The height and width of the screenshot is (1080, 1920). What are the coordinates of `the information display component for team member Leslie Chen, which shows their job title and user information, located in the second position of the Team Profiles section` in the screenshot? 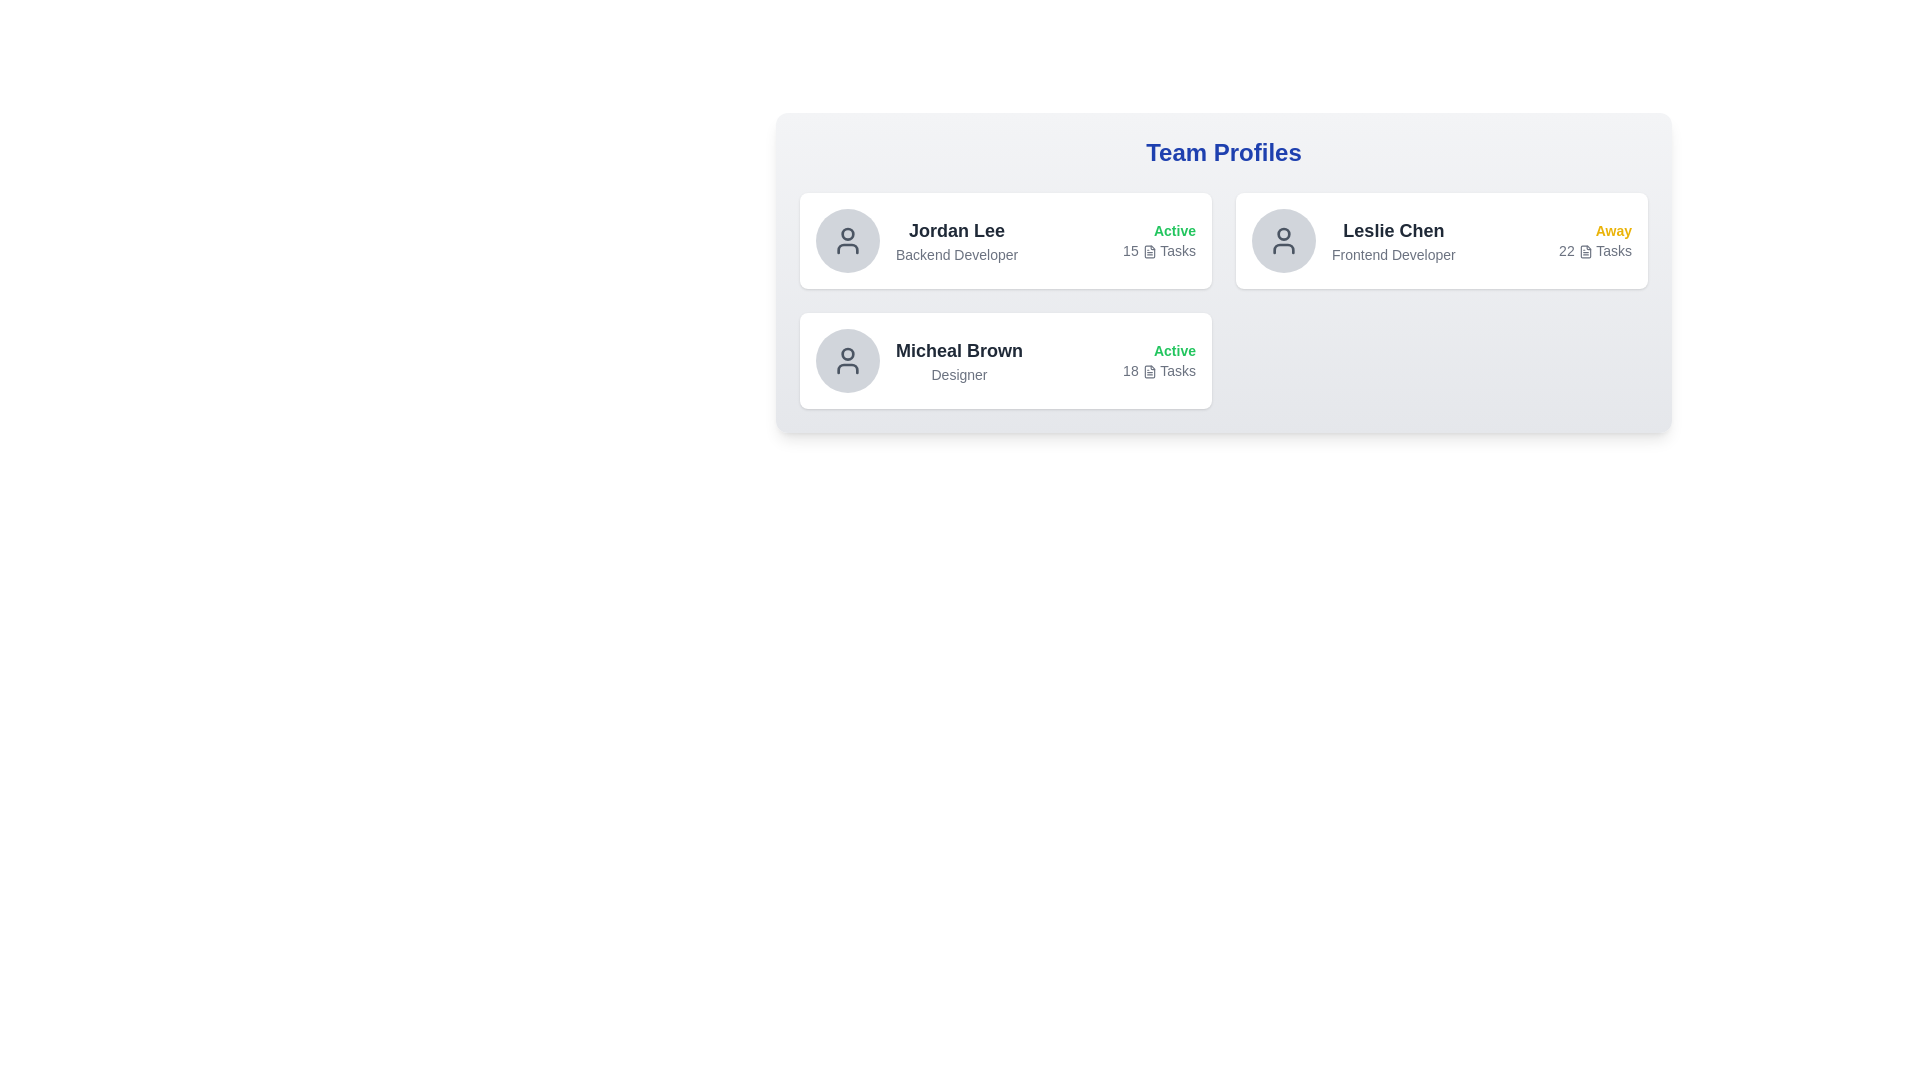 It's located at (1353, 239).